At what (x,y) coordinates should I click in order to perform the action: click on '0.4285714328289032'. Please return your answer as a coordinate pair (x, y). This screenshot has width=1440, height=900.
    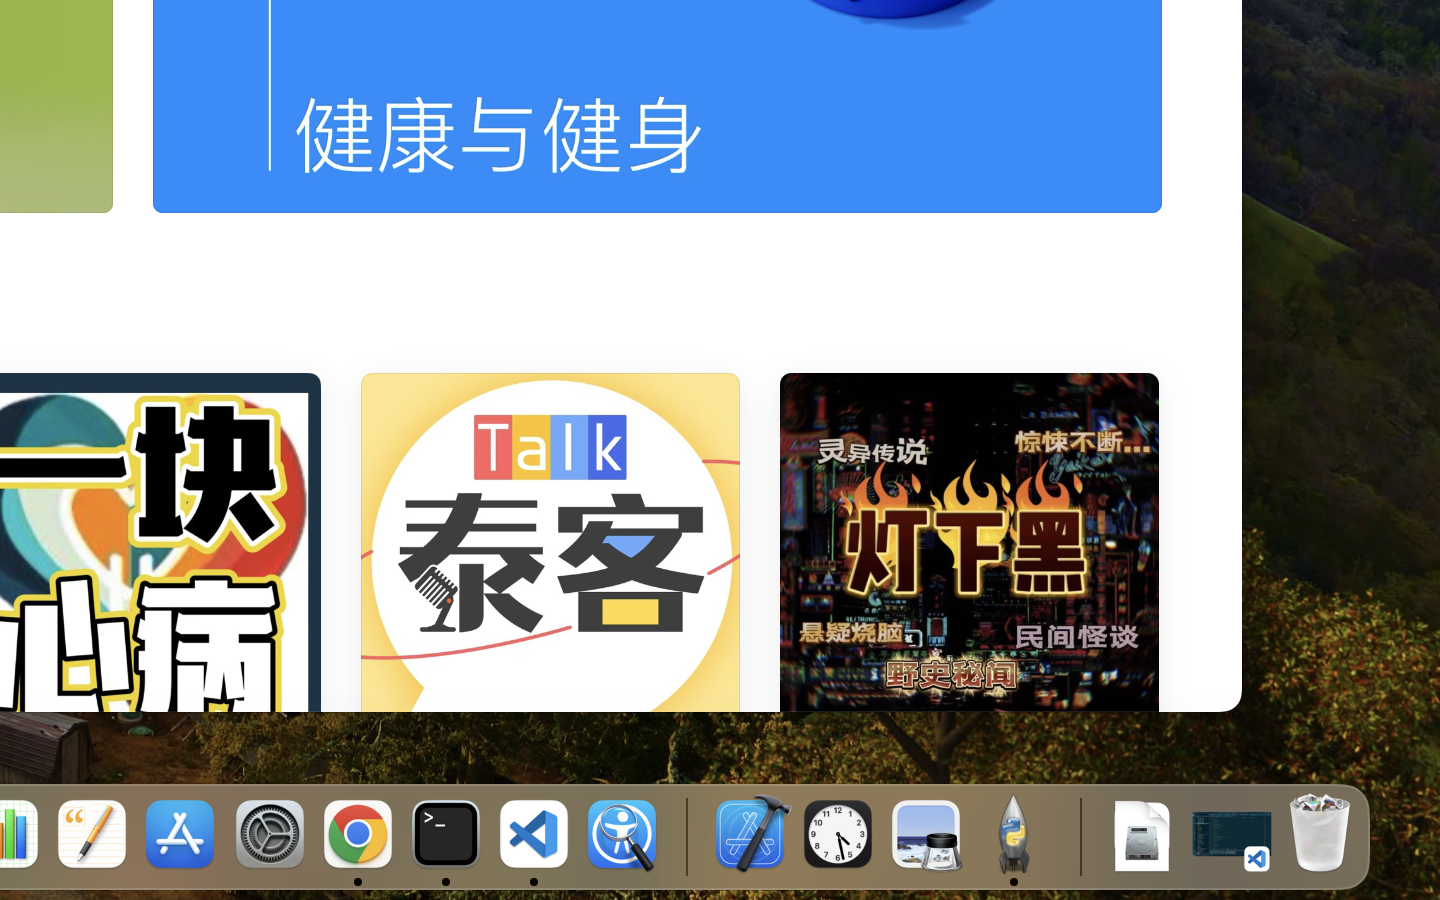
    Looking at the image, I should click on (685, 835).